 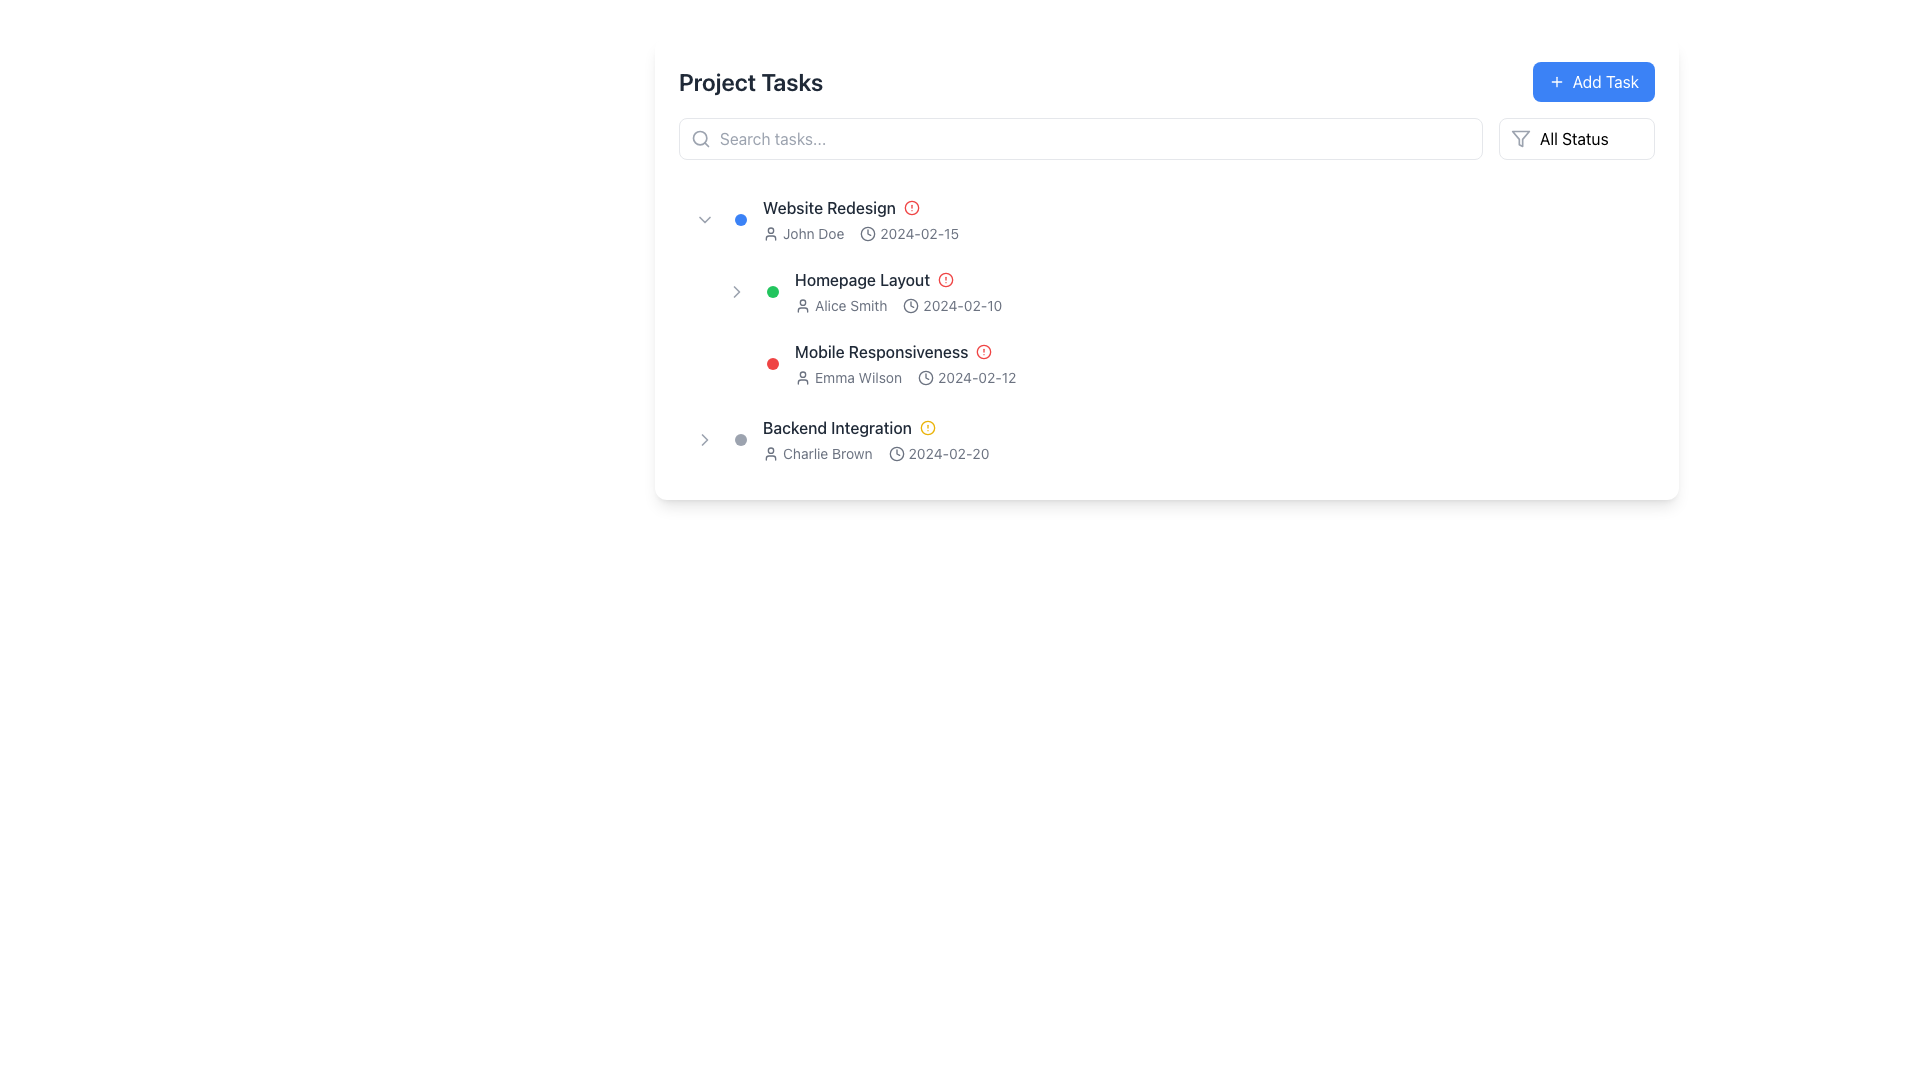 What do you see at coordinates (848, 378) in the screenshot?
I see `assignee's name 'Emma Wilson' from the Label with icon, which features a user profile icon and is part of the 'Mobile Responsiveness' task under 'Project Tasks'` at bounding box center [848, 378].